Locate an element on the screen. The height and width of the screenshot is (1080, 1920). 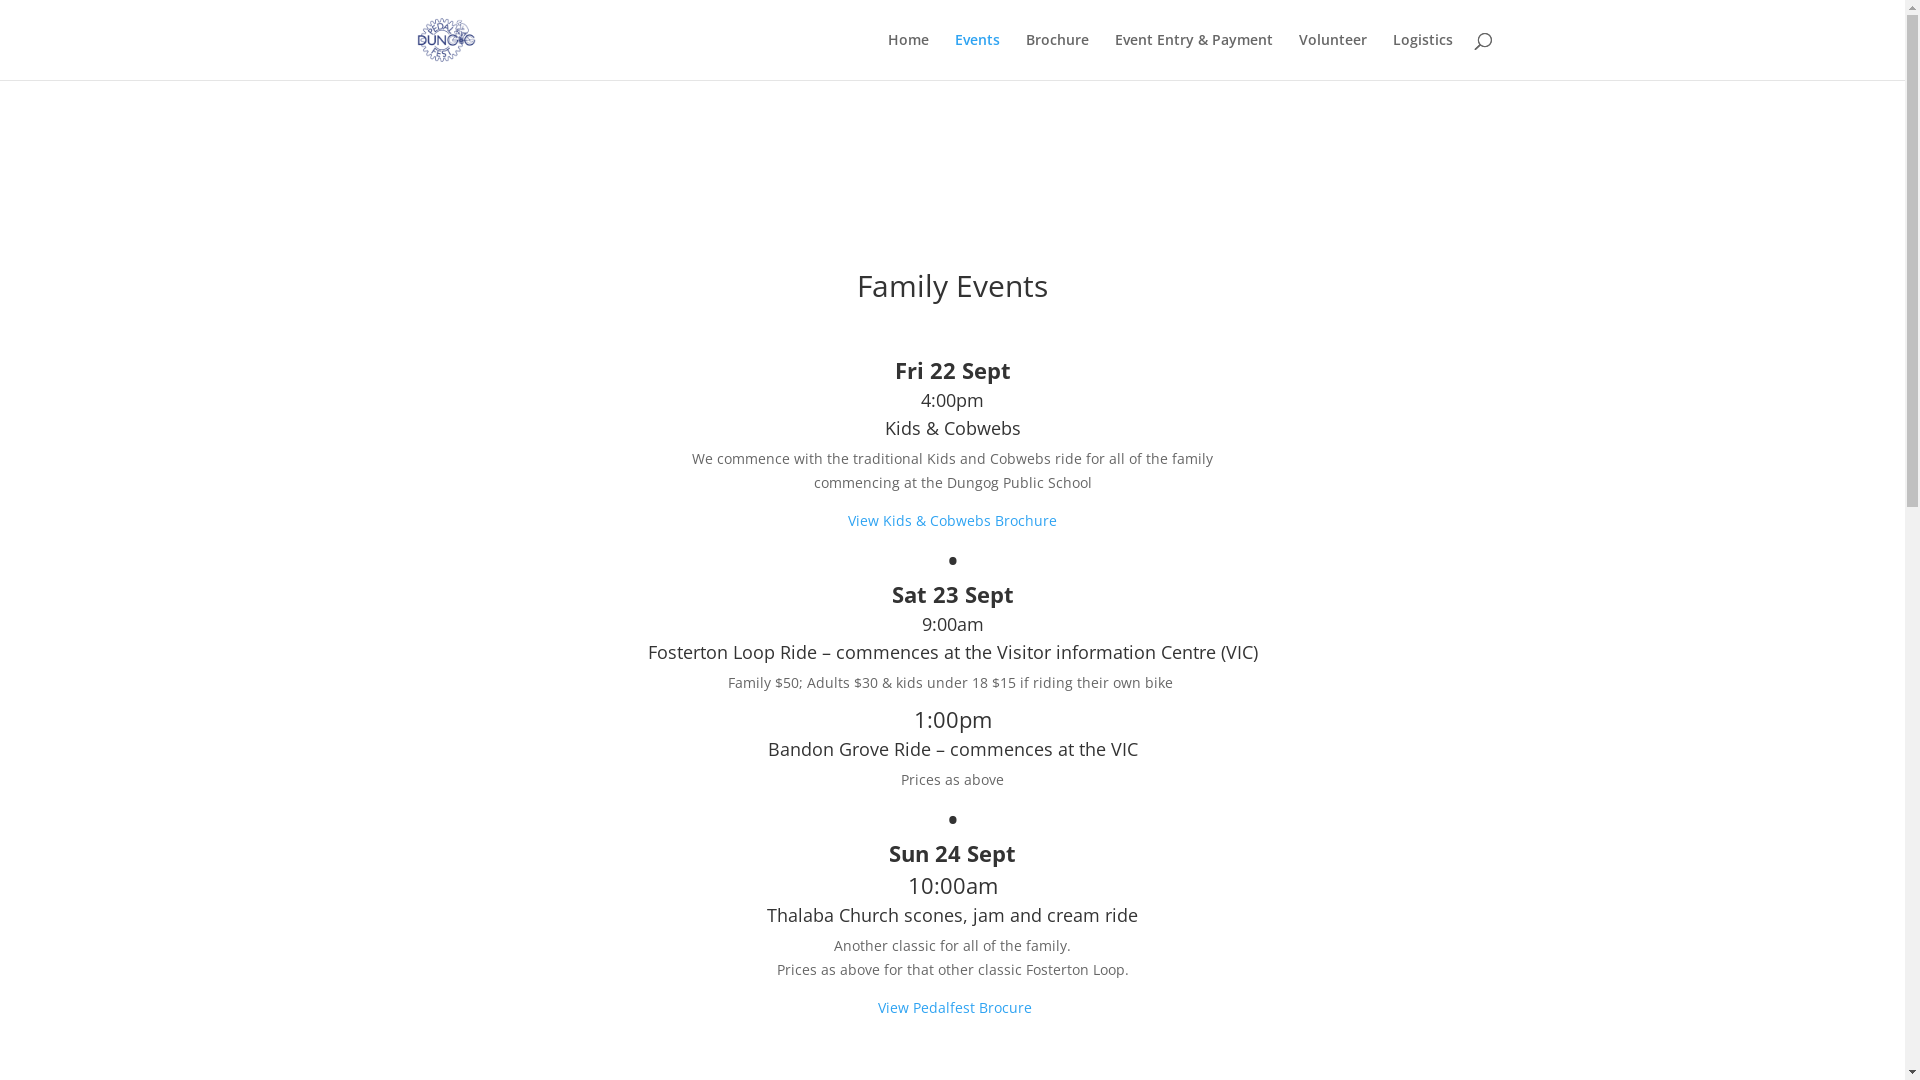
'View Kids & Cobwebs Brochure' is located at coordinates (951, 519).